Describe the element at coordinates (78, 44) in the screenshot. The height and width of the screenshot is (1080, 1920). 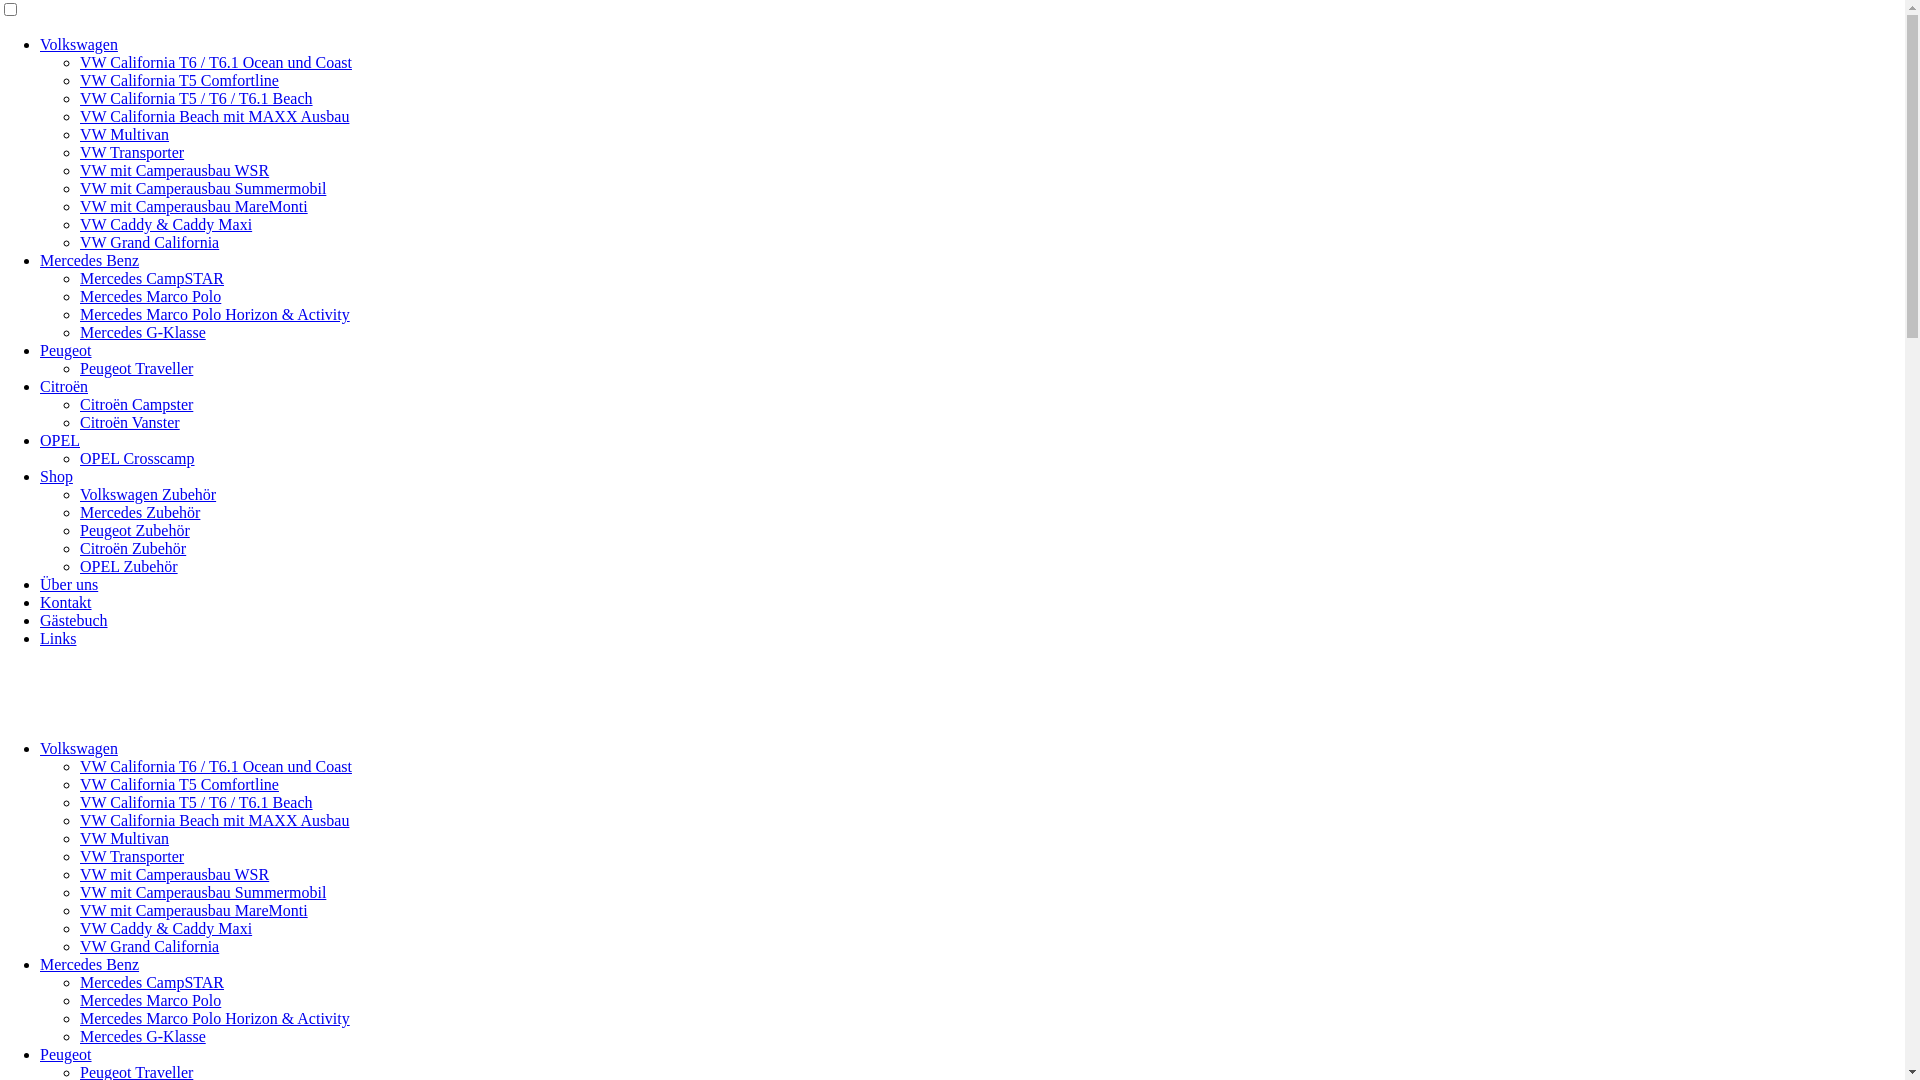
I see `'Volkswagen'` at that location.